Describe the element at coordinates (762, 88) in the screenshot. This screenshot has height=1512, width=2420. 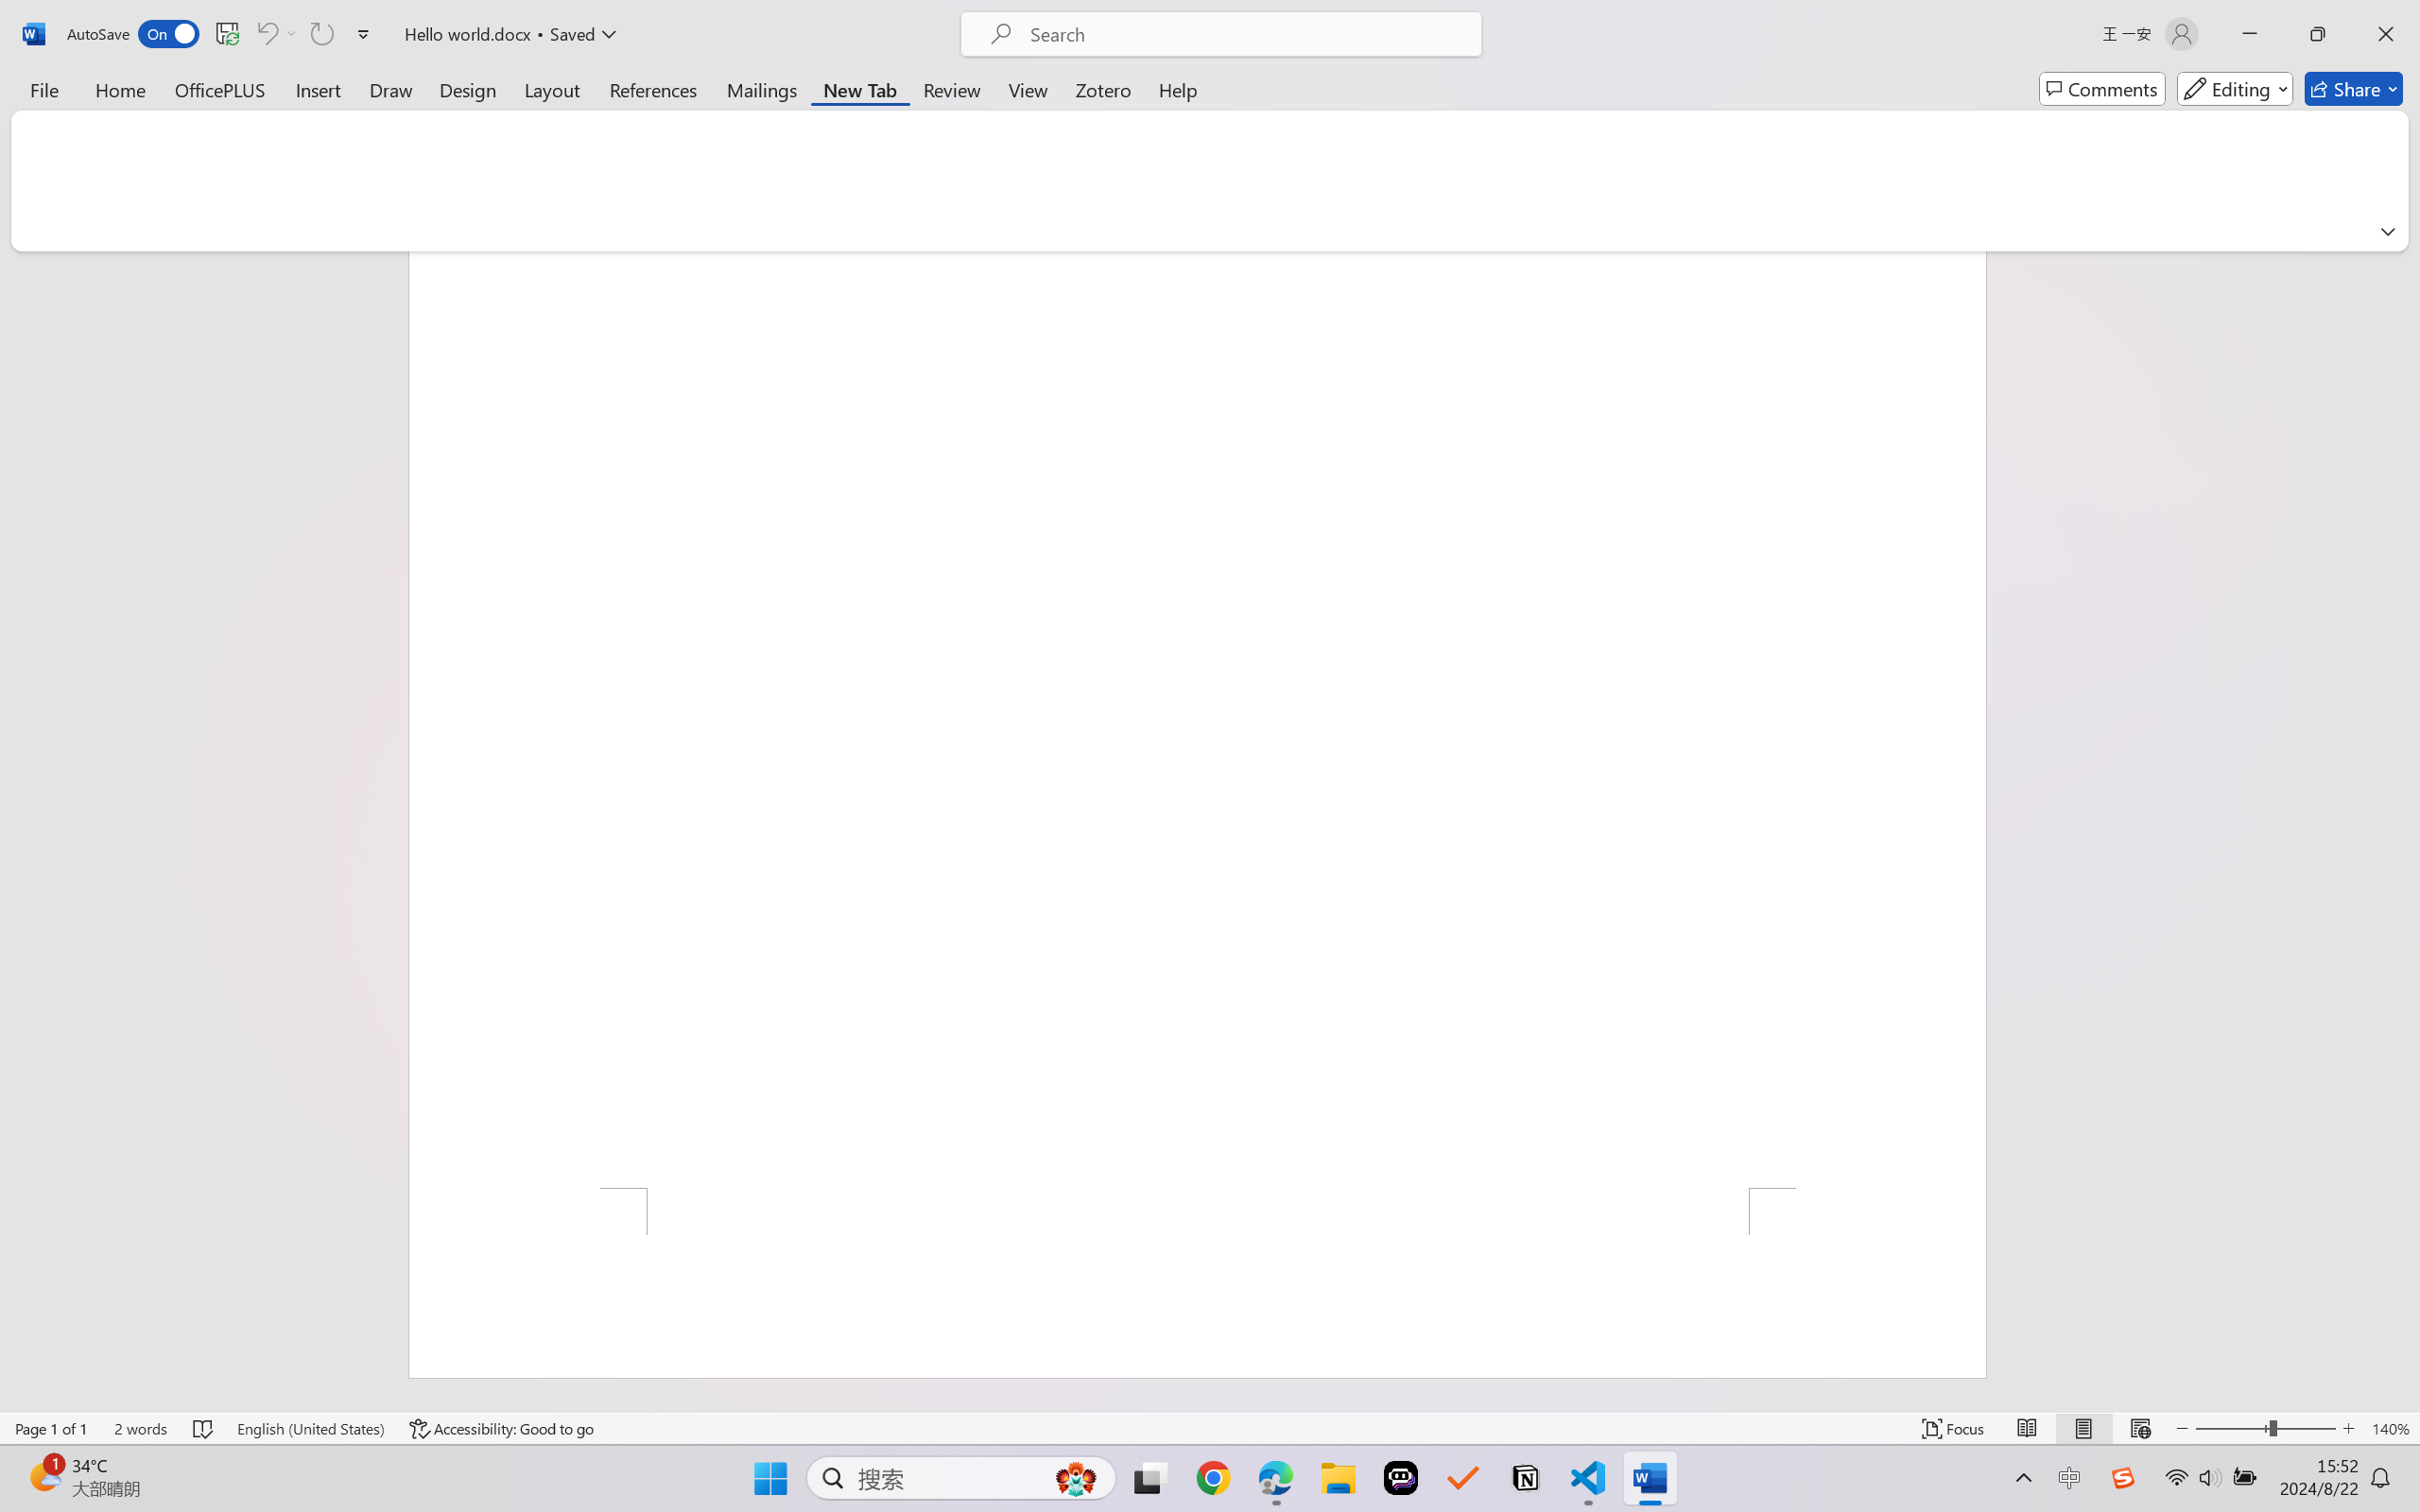
I see `'Mailings'` at that location.